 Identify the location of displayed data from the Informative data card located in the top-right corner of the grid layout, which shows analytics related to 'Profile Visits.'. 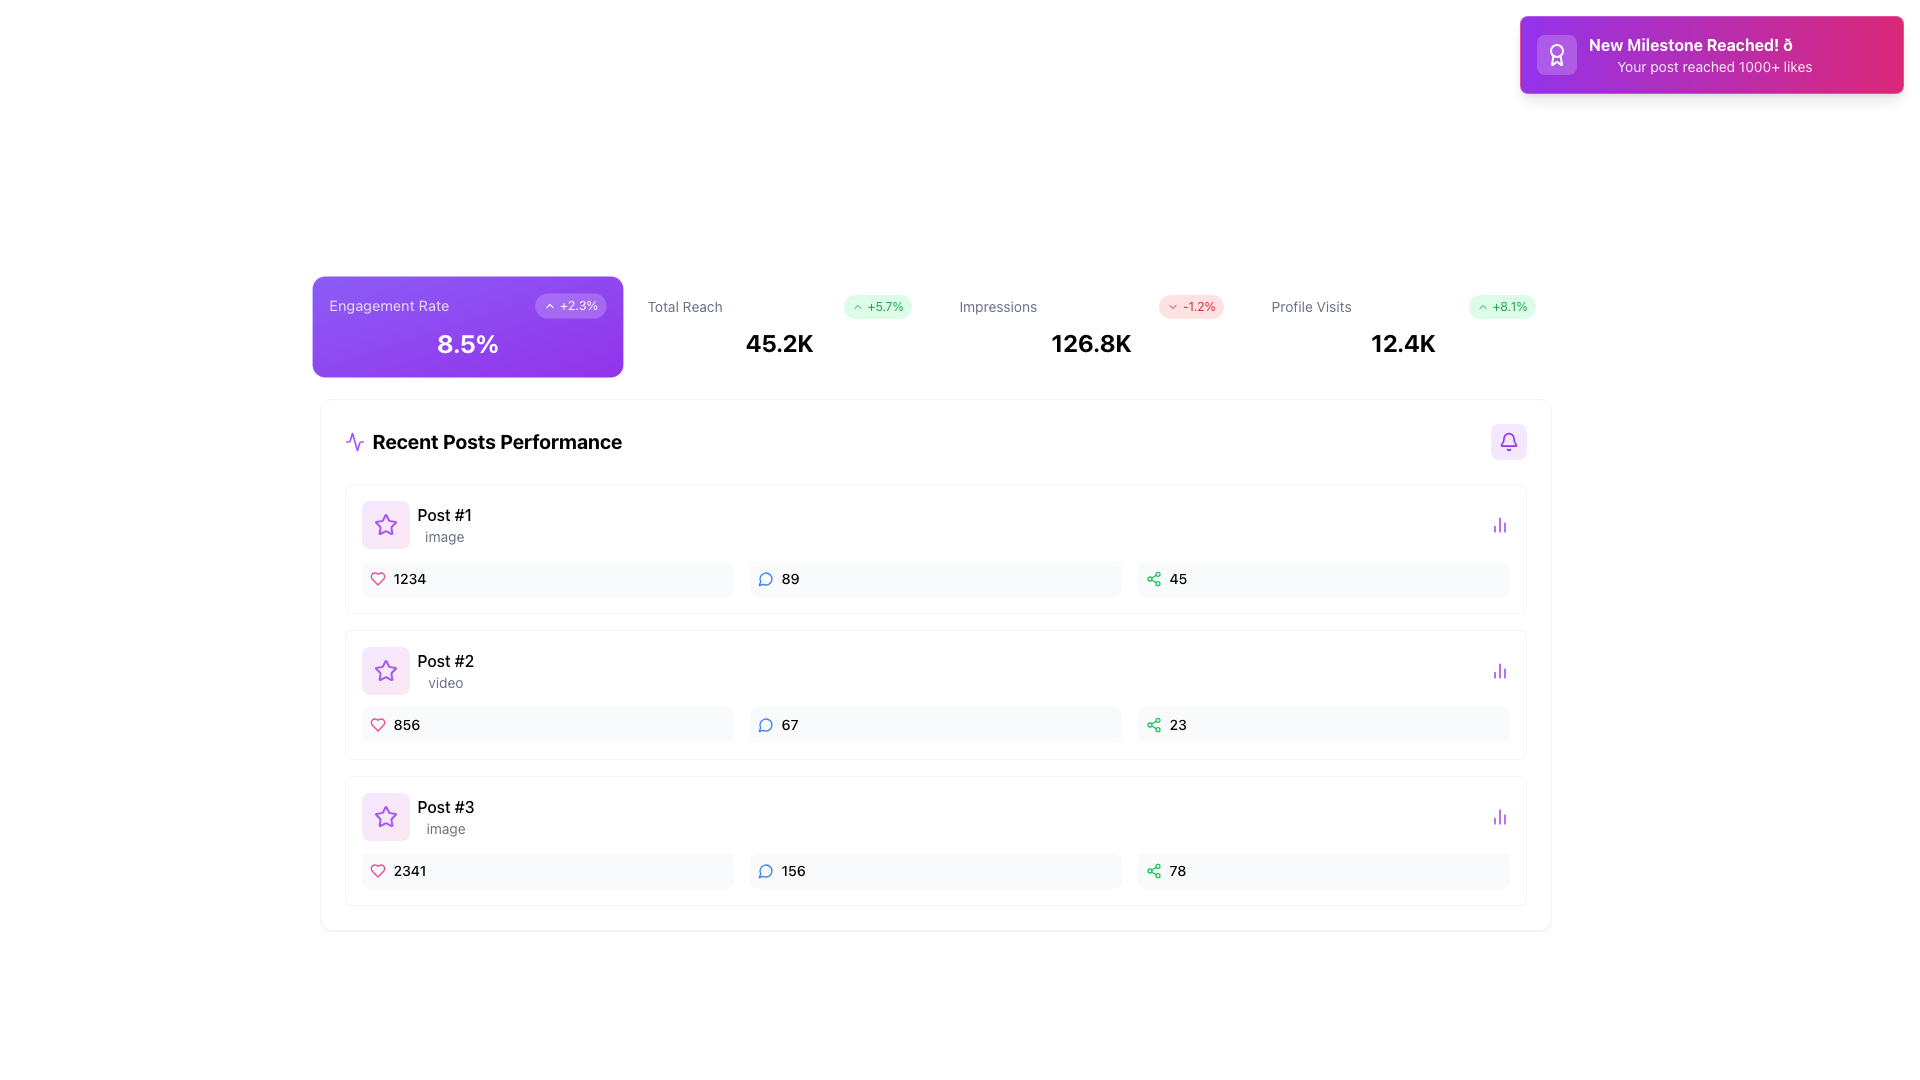
(1402, 326).